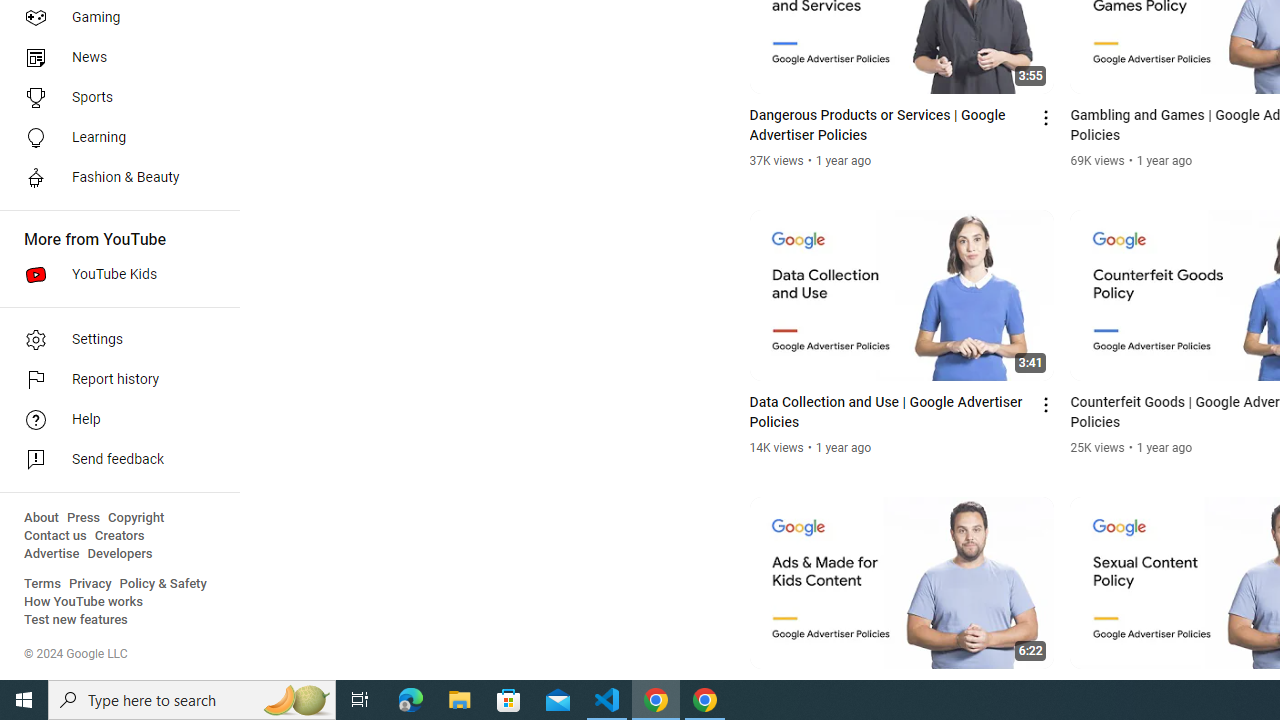 This screenshot has height=720, width=1280. I want to click on 'Copyright', so click(135, 517).